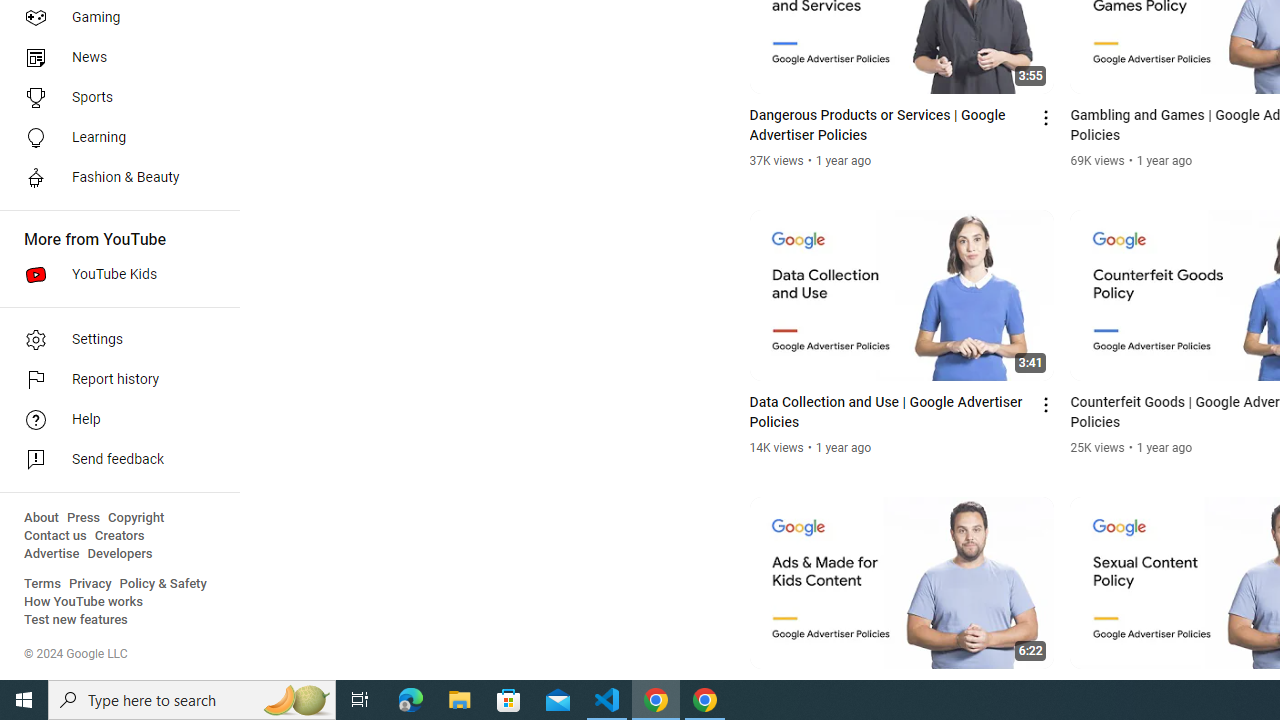 This screenshot has height=720, width=1280. I want to click on 'Copyright', so click(135, 517).